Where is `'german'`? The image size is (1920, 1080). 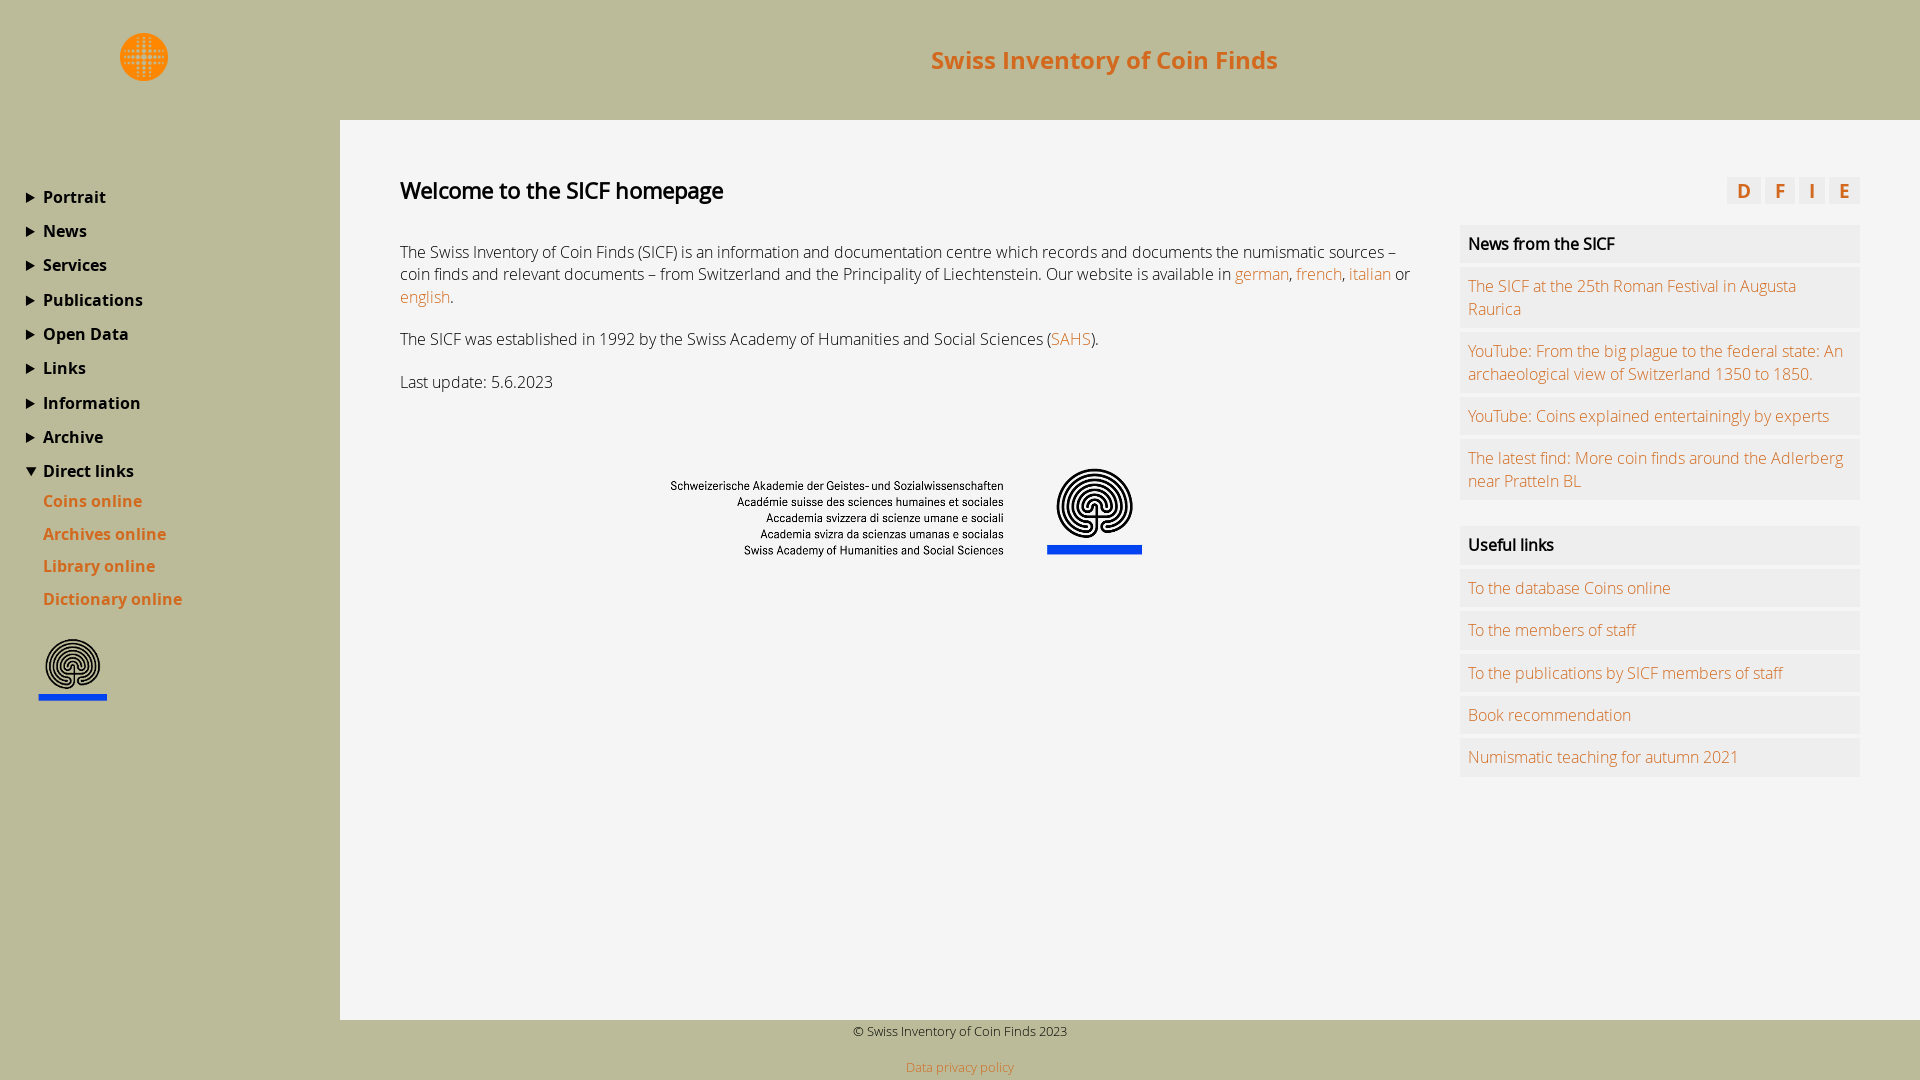 'german' is located at coordinates (1261, 273).